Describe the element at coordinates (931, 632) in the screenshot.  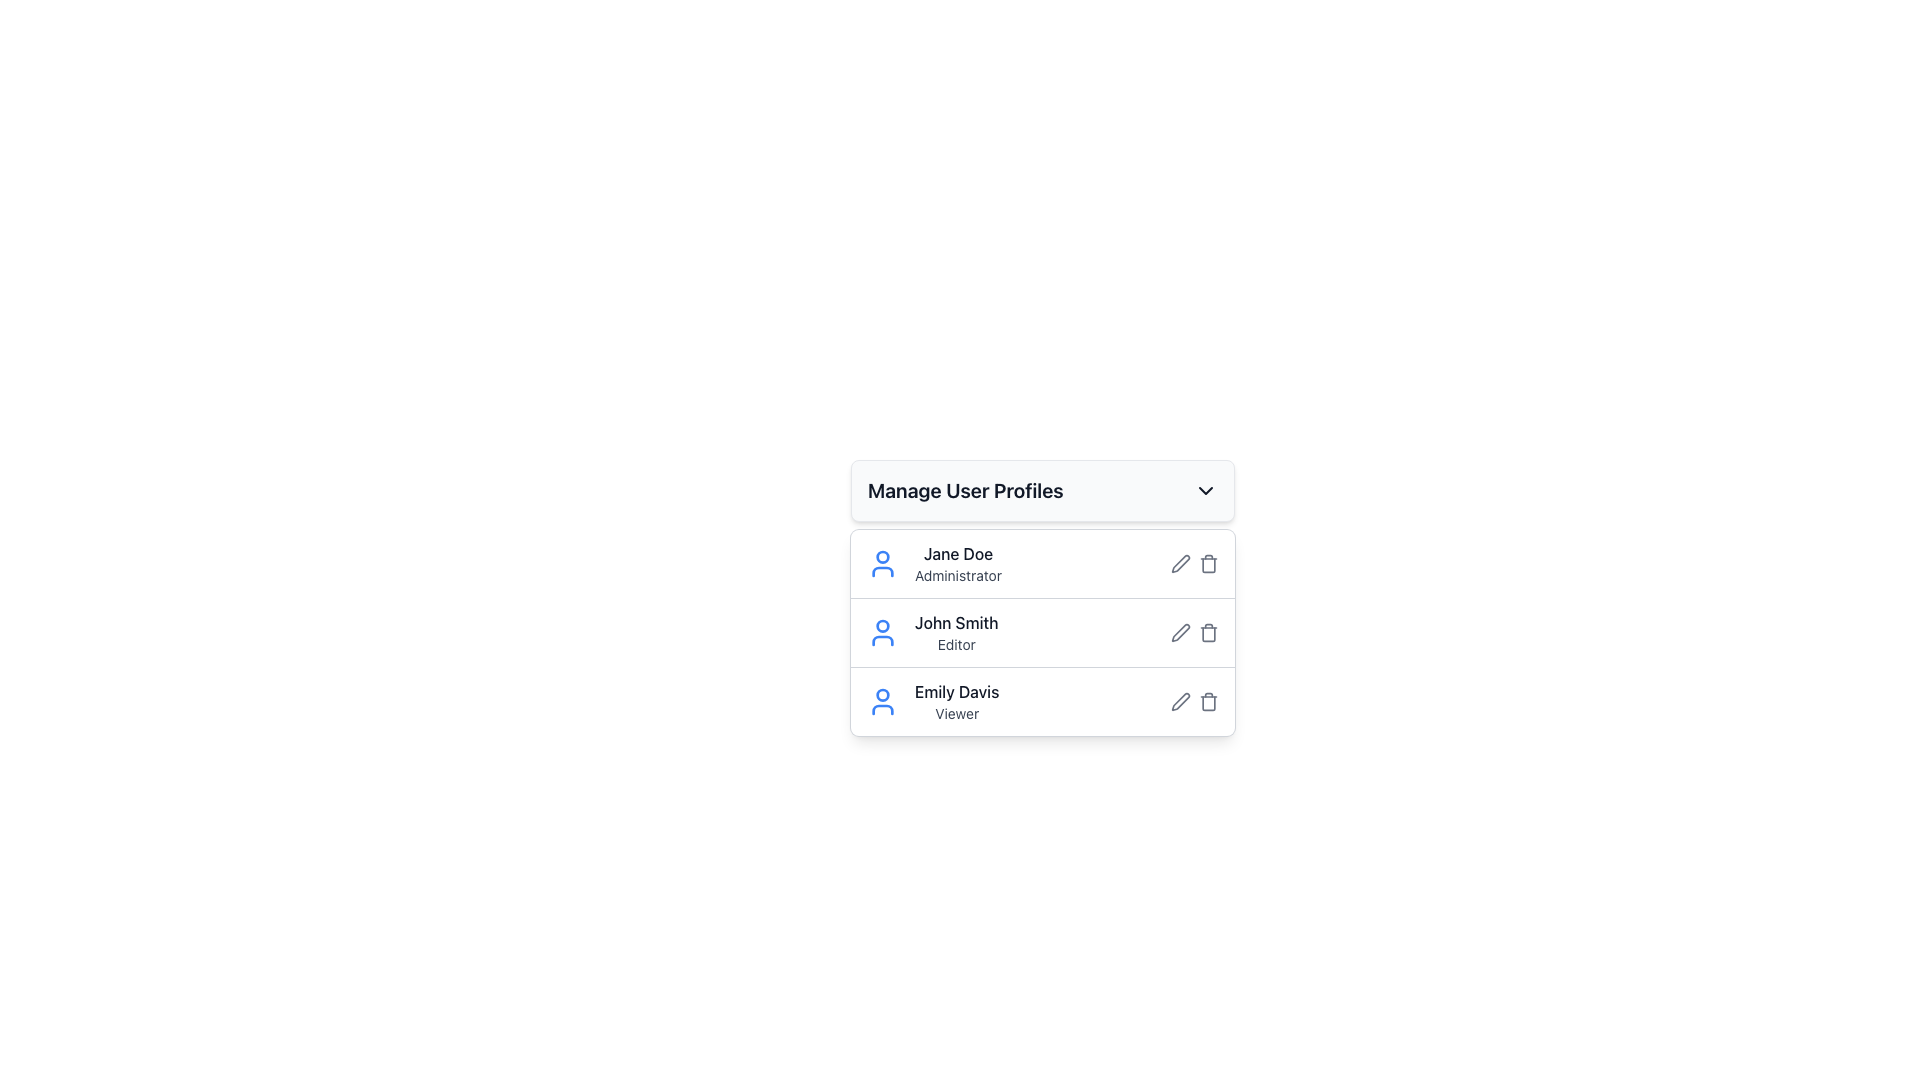
I see `the Profile Information Row displaying 'John Smith' as the user with the role 'Editor'` at that location.